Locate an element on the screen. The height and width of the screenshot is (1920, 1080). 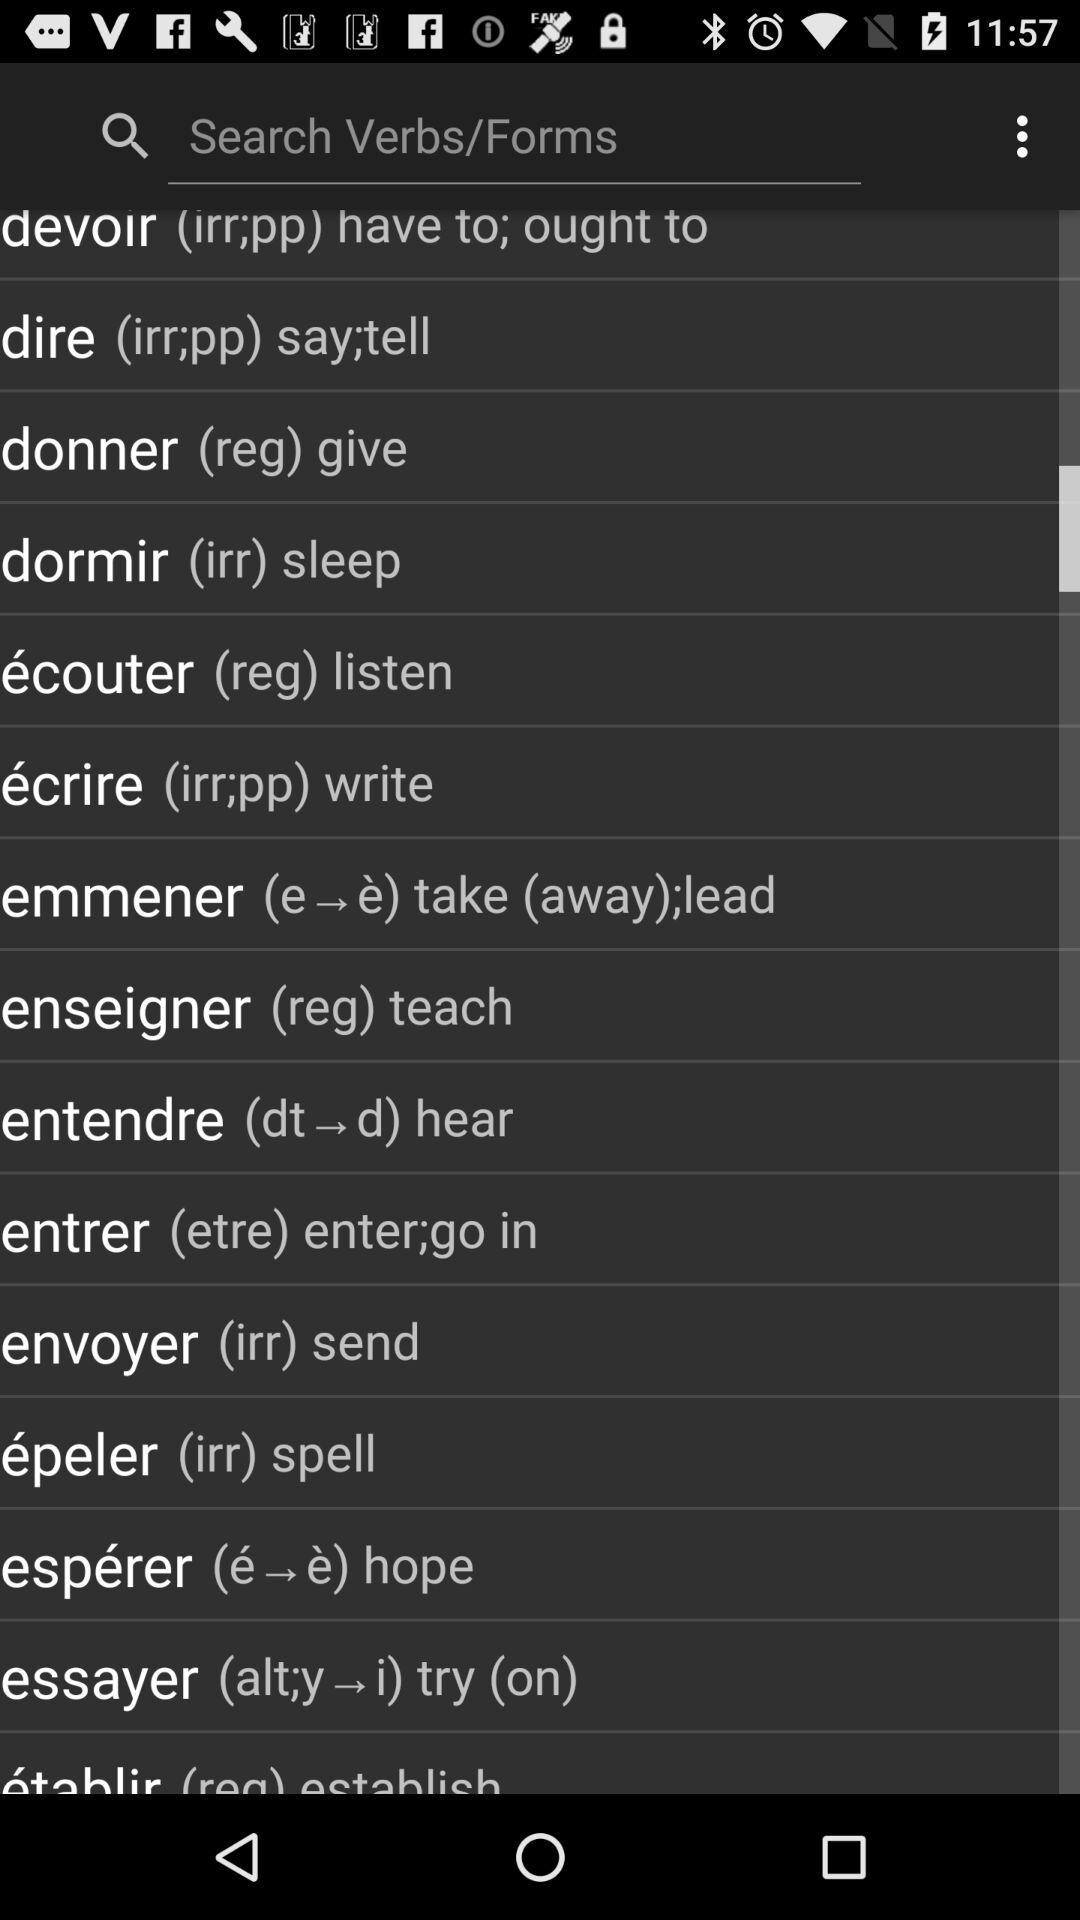
icon to the left of (reg) teach icon is located at coordinates (125, 1005).